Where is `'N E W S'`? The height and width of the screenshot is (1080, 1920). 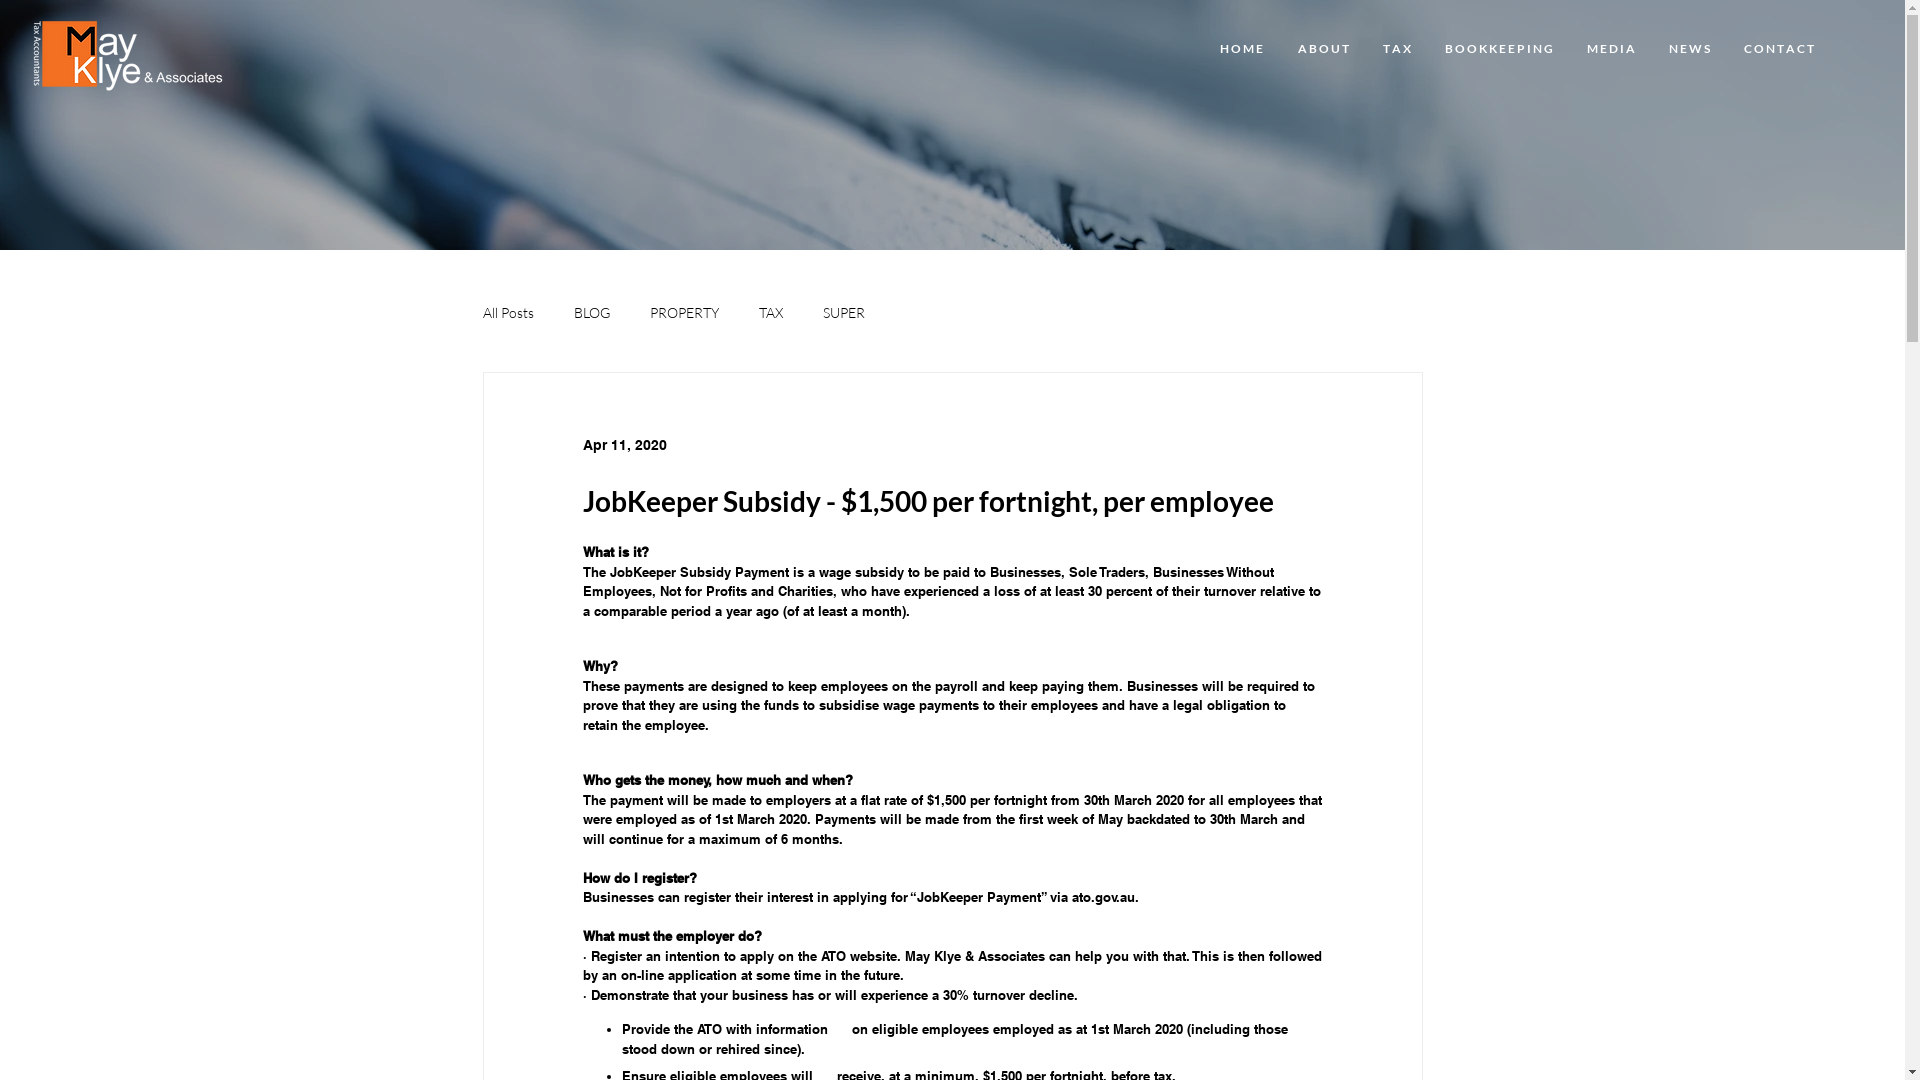 'N E W S' is located at coordinates (1688, 48).